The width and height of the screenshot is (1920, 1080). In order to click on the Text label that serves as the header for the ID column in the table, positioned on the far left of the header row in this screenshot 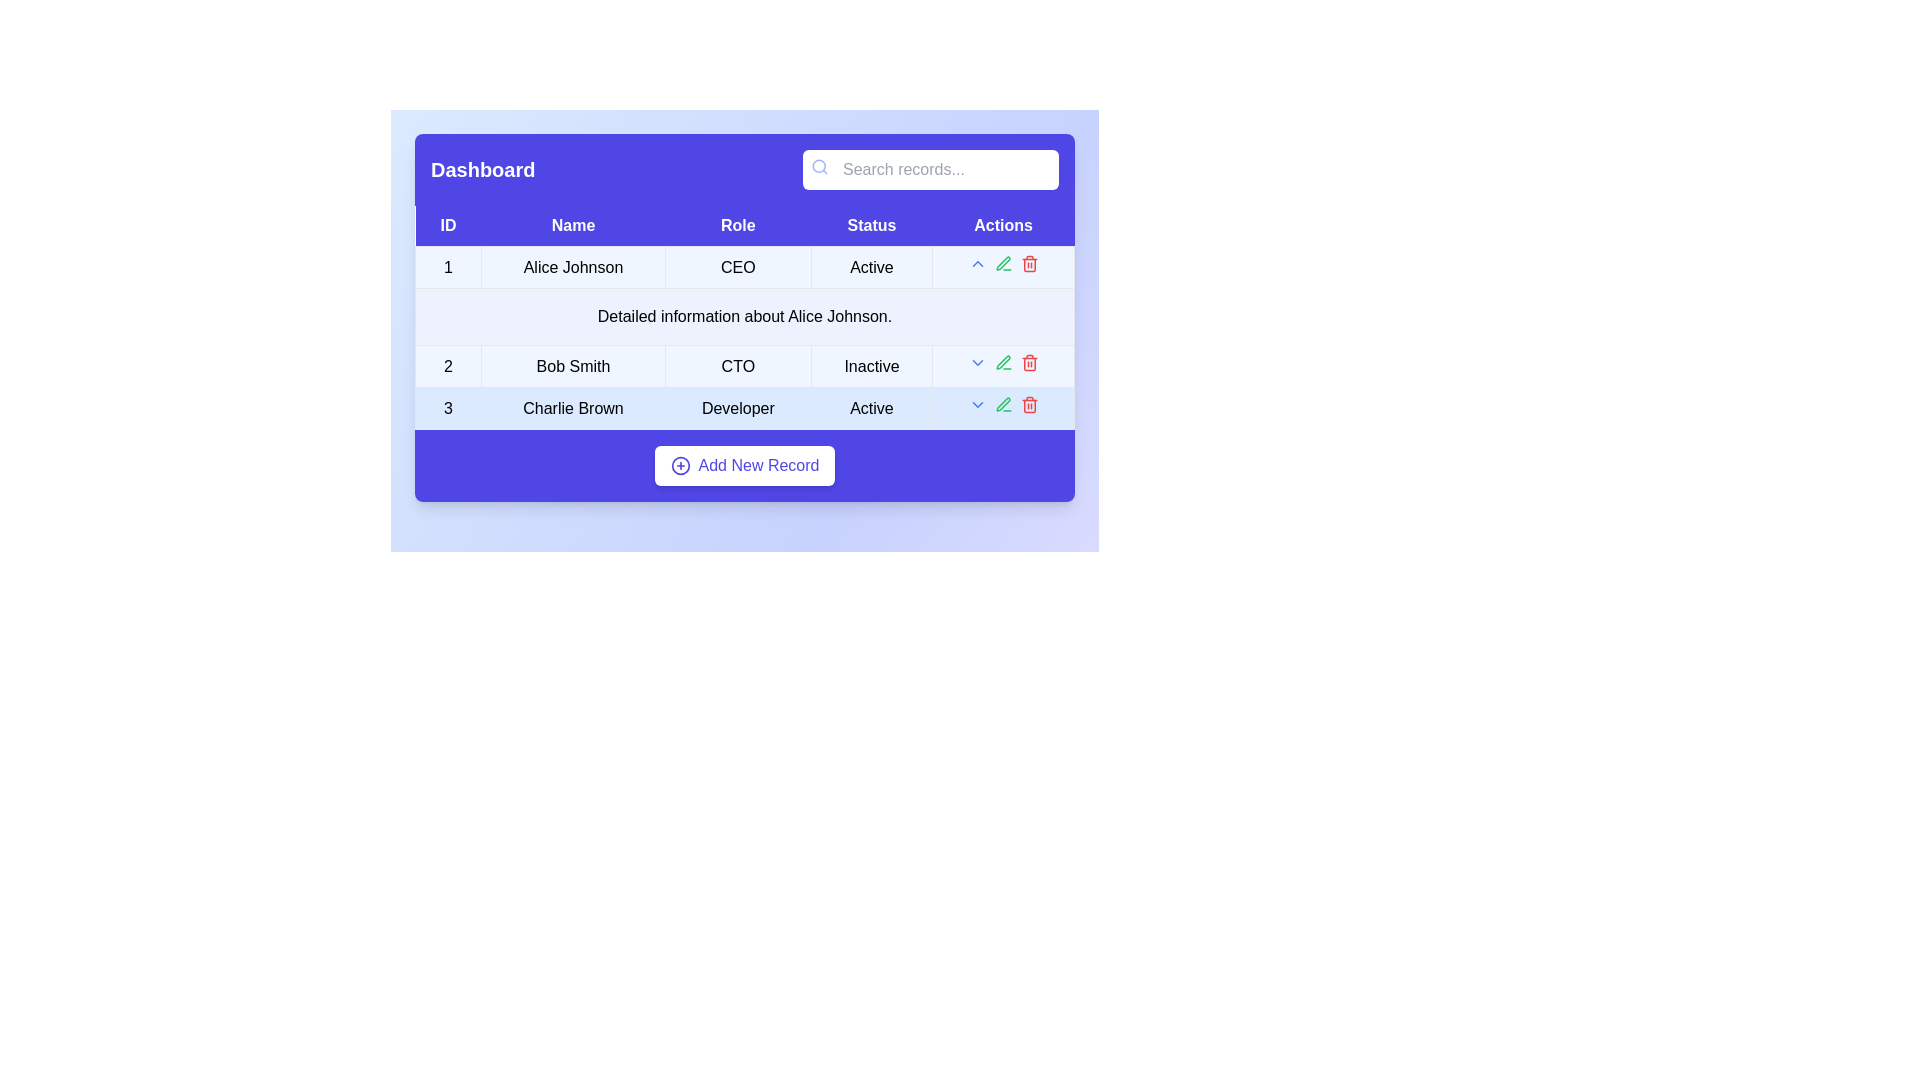, I will do `click(447, 225)`.